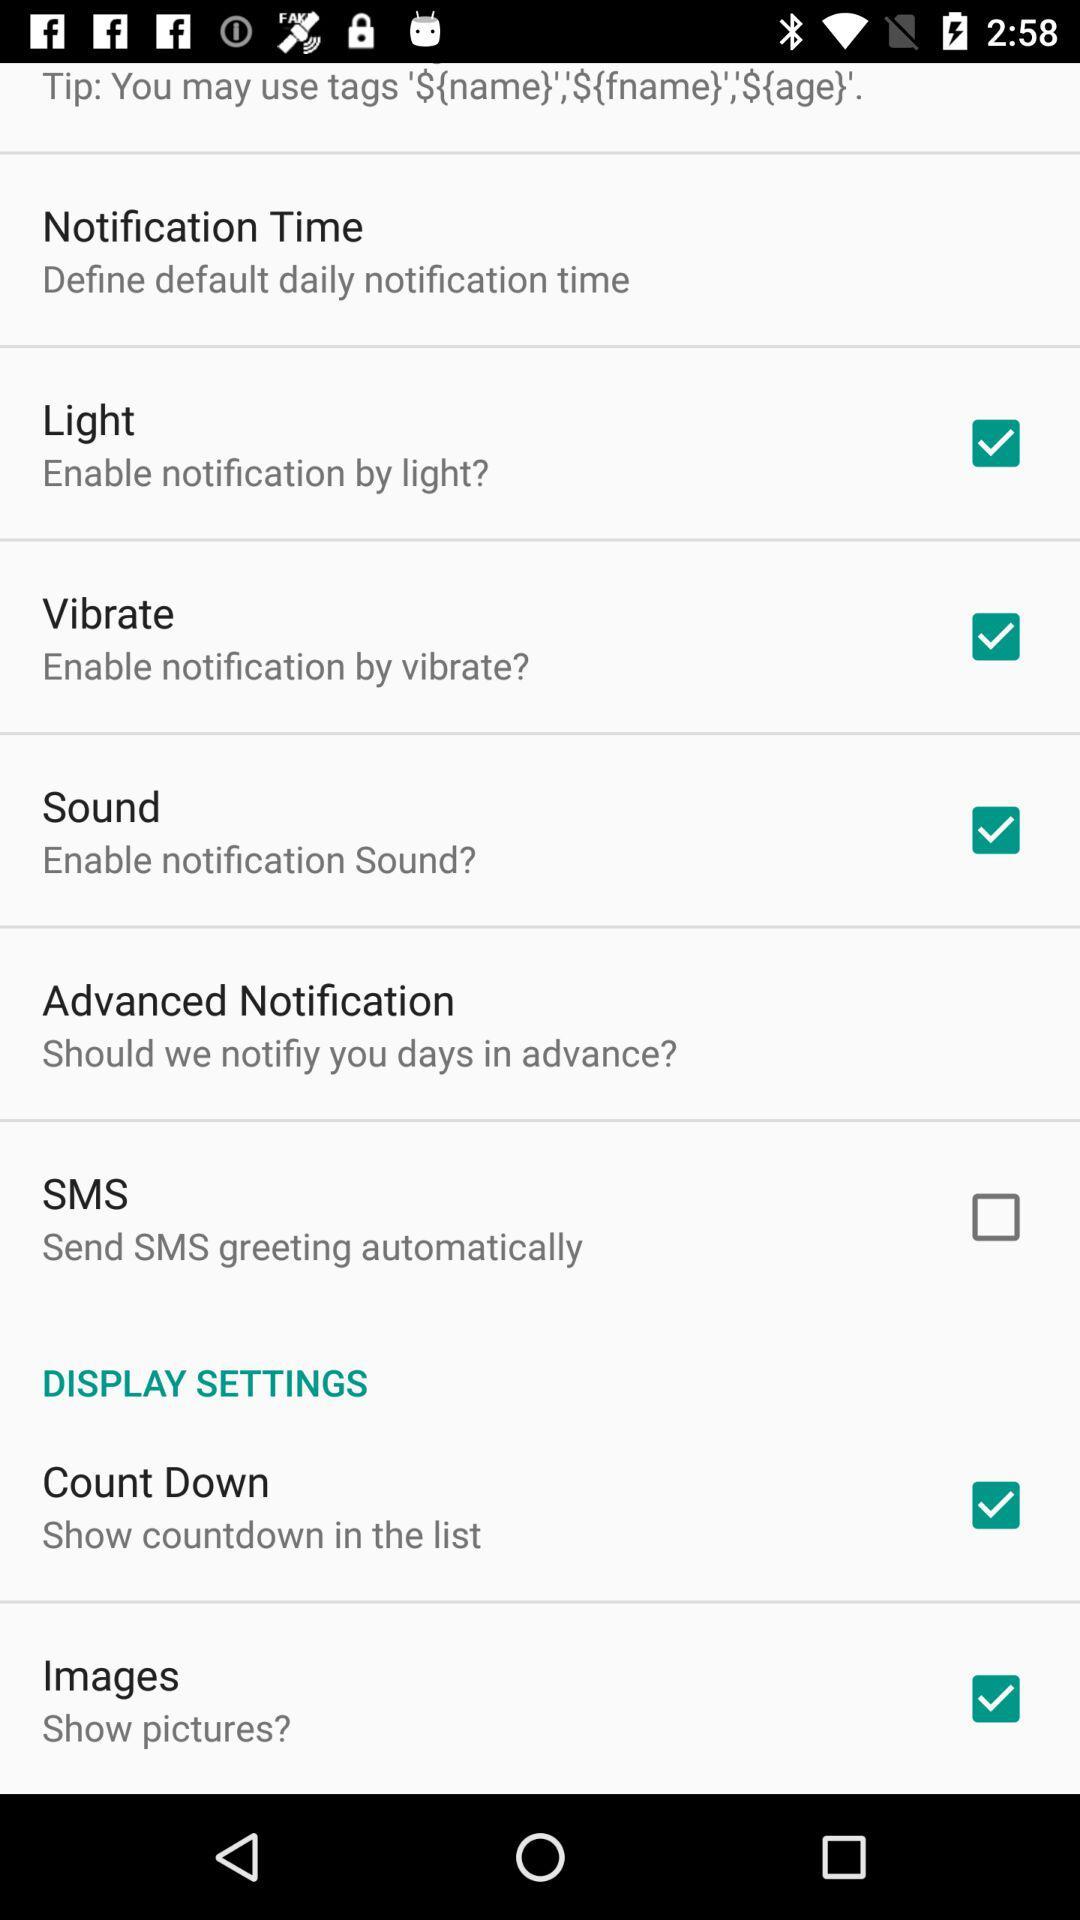 This screenshot has height=1920, width=1080. Describe the element at coordinates (165, 1726) in the screenshot. I see `show pictures? app` at that location.